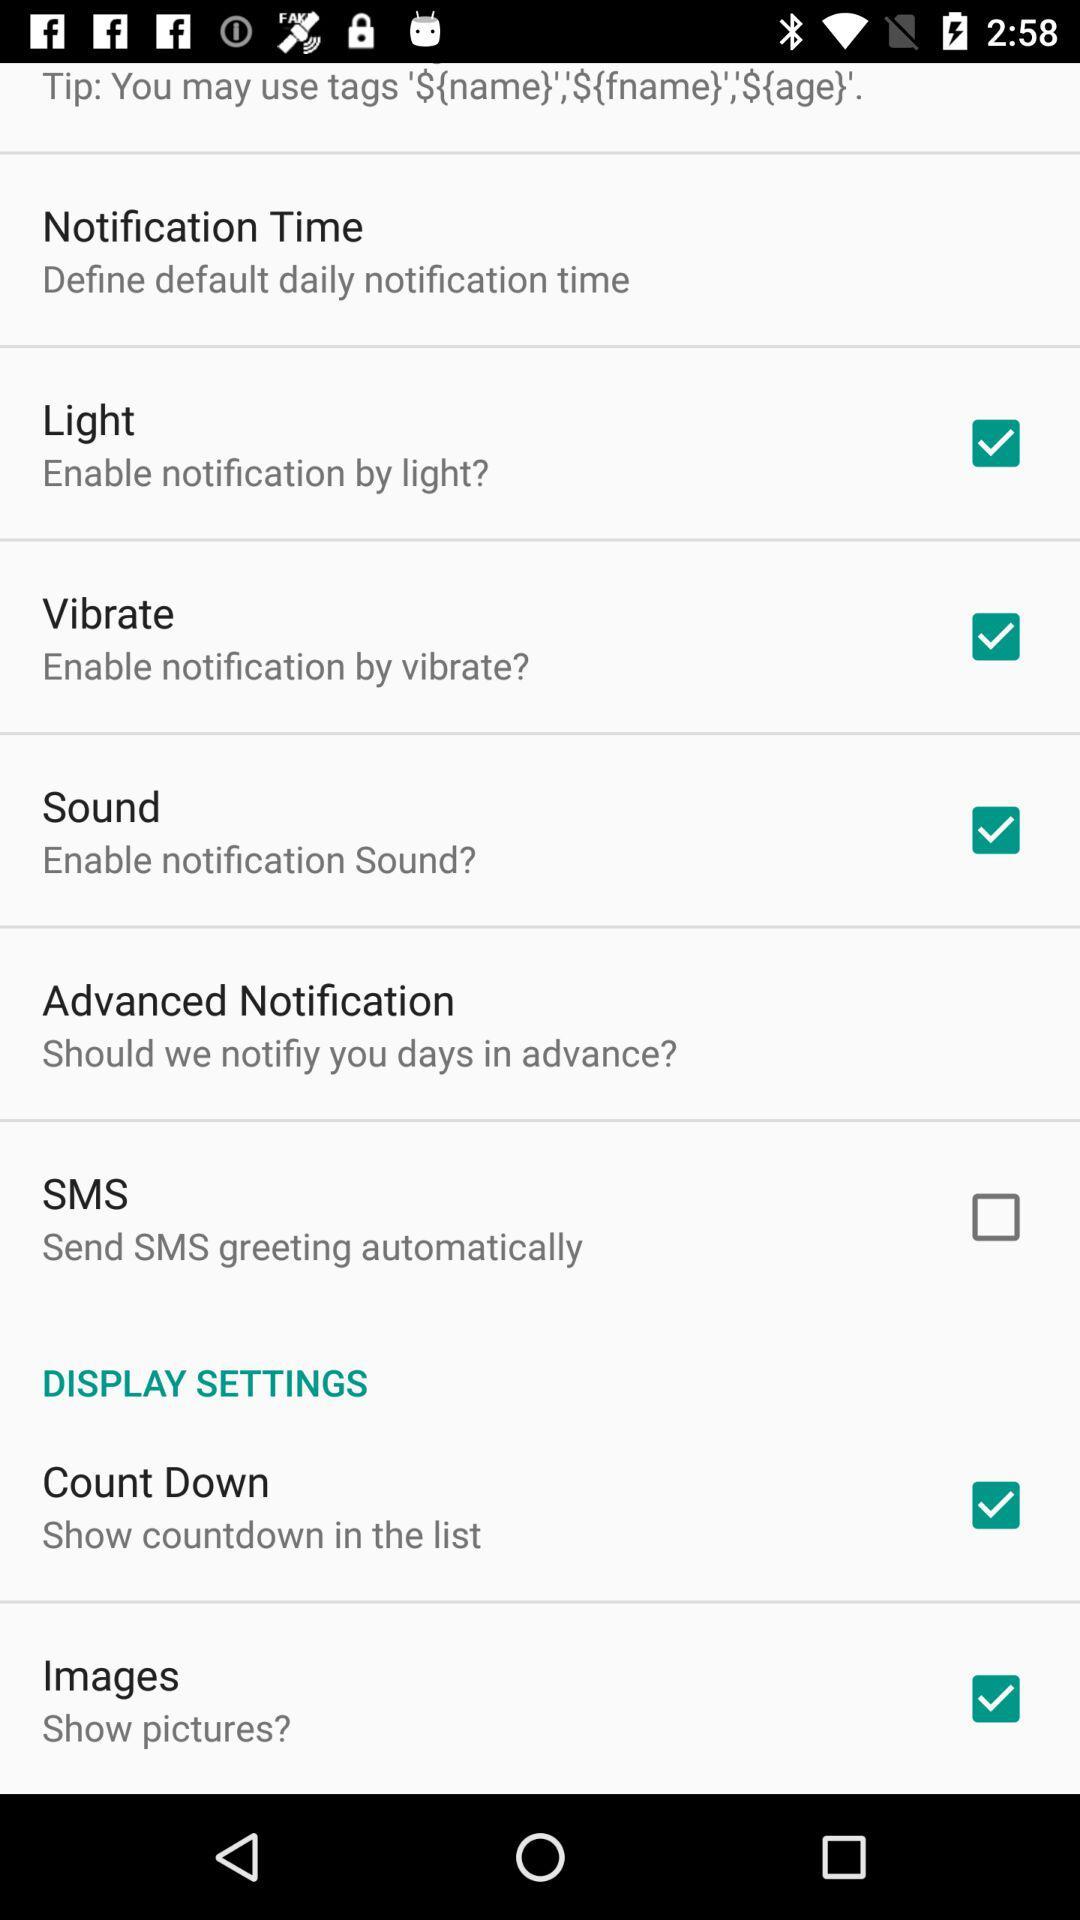 This screenshot has height=1920, width=1080. Describe the element at coordinates (165, 1726) in the screenshot. I see `show pictures? app` at that location.